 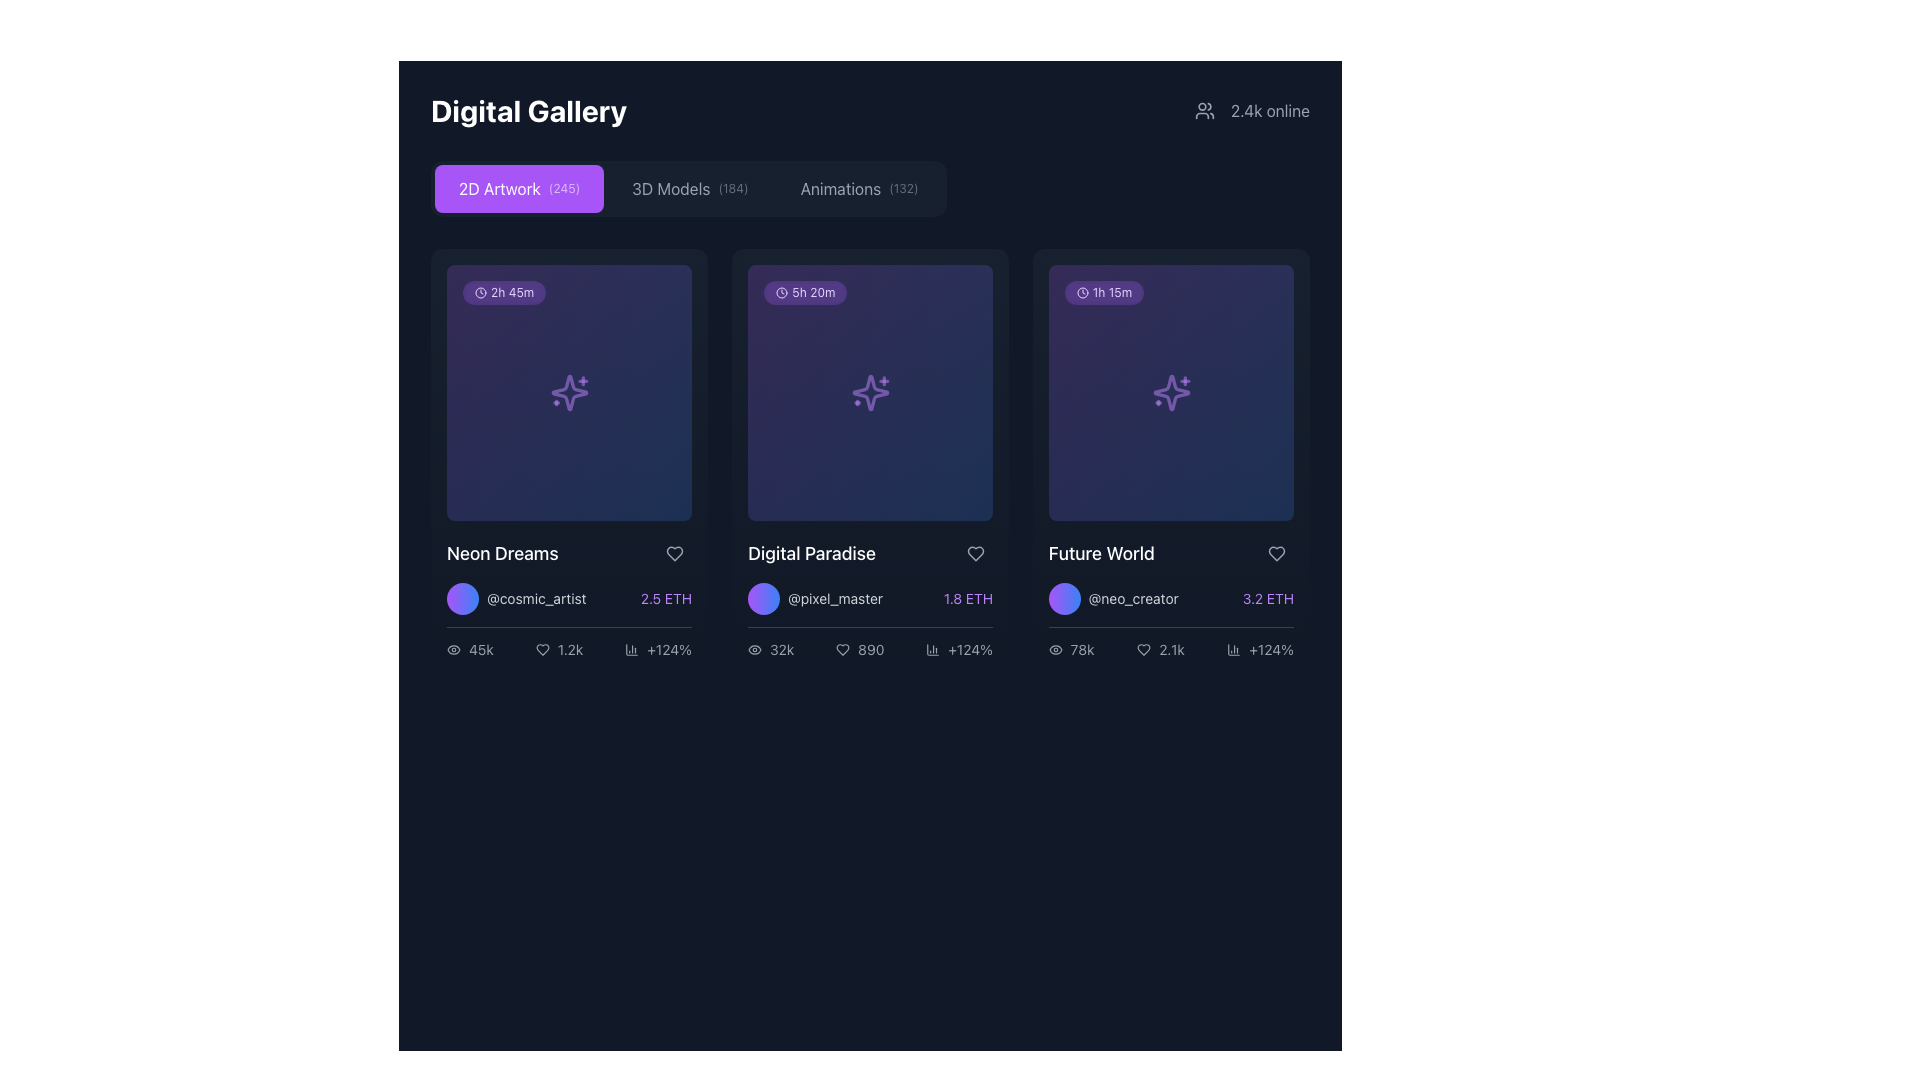 I want to click on the heart icon to favorite the item associated with the 'Digital Paradise' listing, located slightly above the '1.8 ETH' price label on the third card in the gallery, so click(x=975, y=554).